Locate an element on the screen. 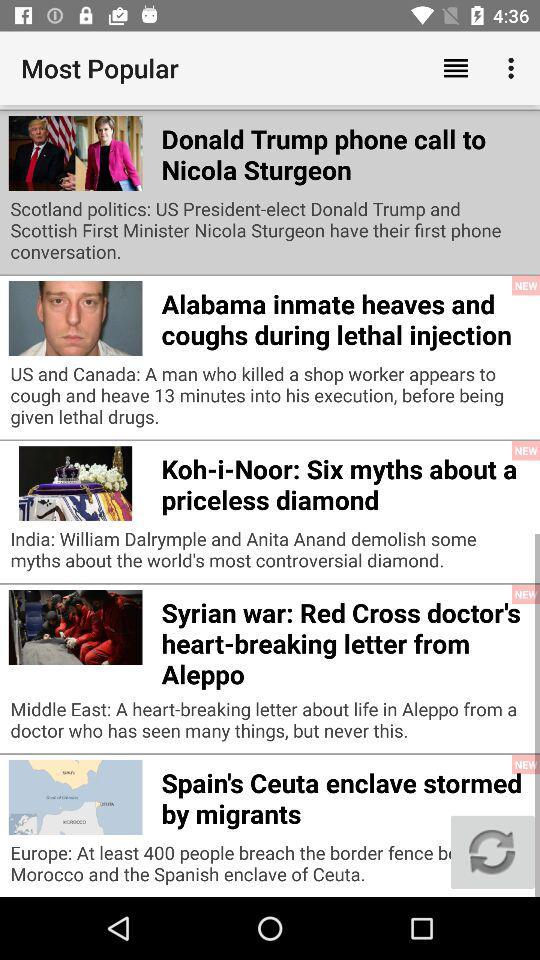 The image size is (540, 960). alabama inmate heaves item is located at coordinates (344, 316).